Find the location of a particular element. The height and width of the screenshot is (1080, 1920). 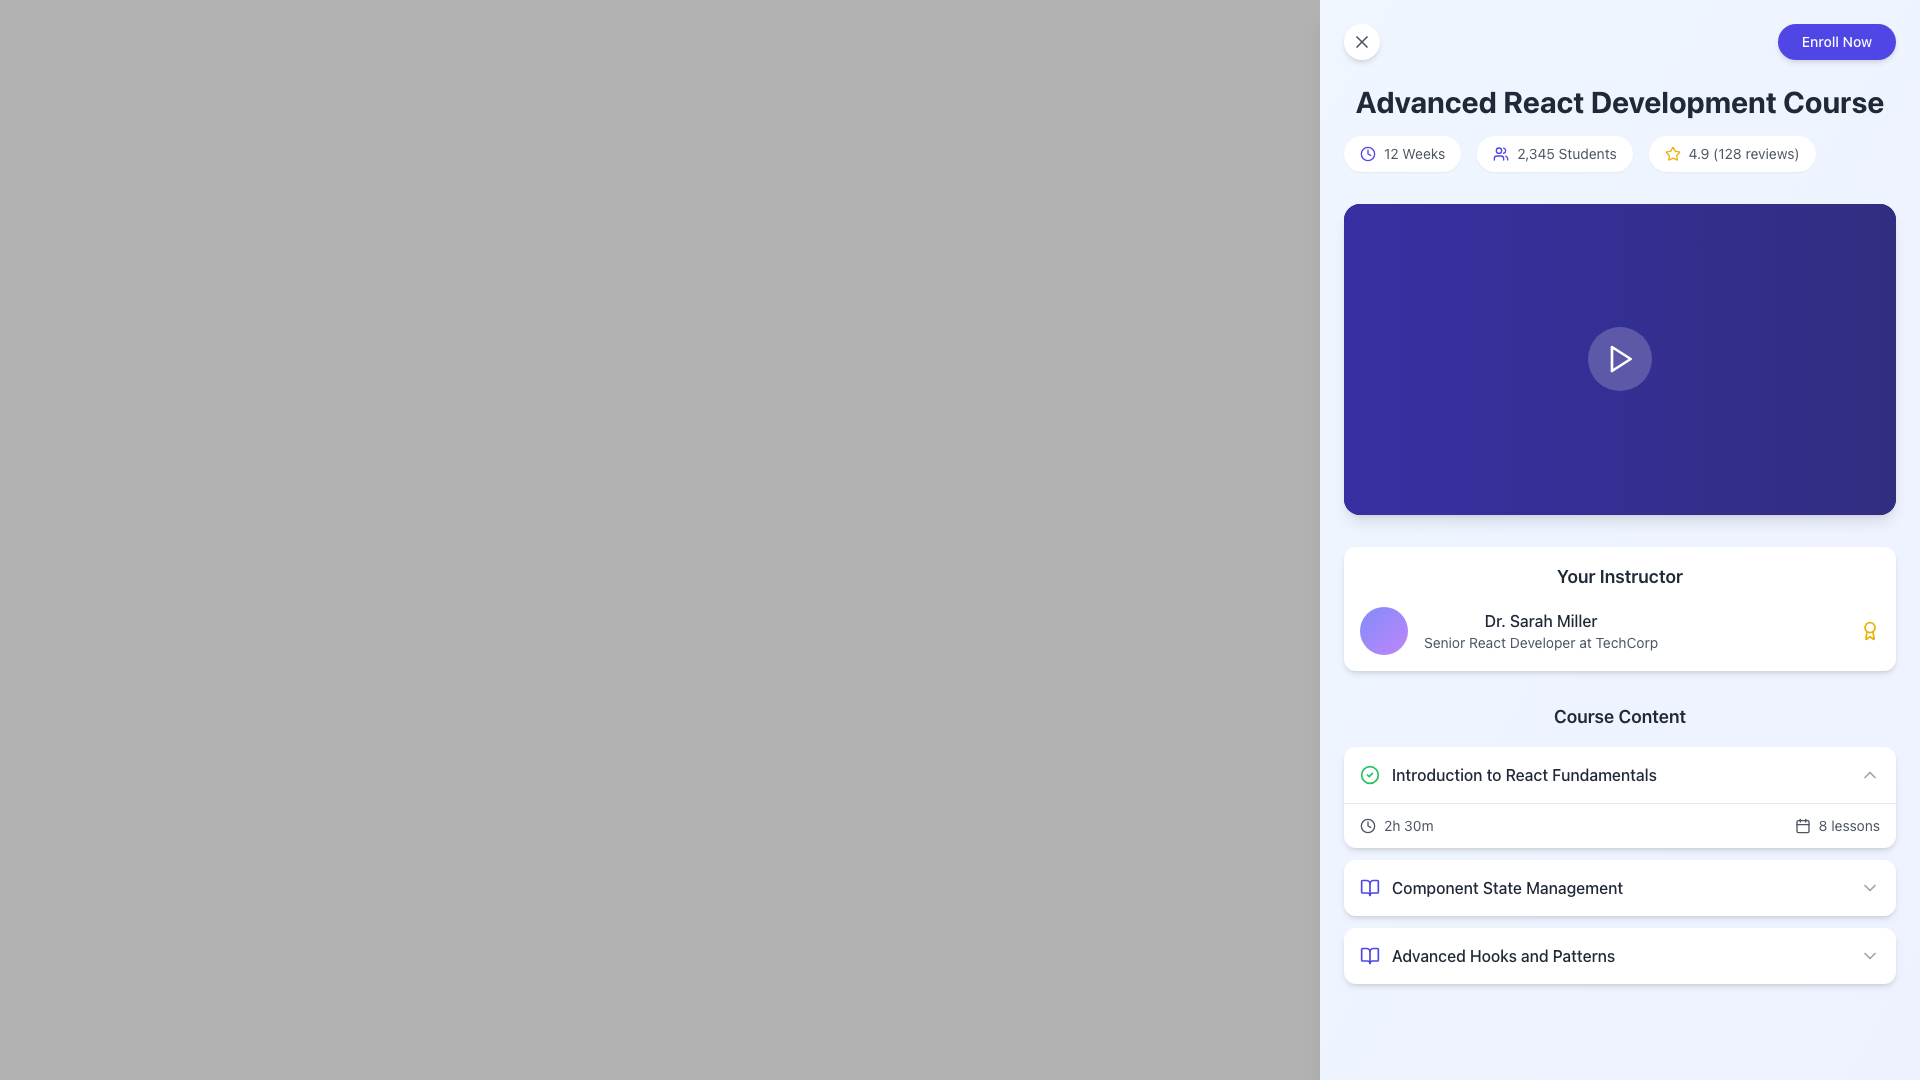

the 'lucide-book-open' SVG icon located in the 'Advanced Hooks and Patterns' section under 'Course Content' in the sidebar, which is visually aligned to the left of the section title is located at coordinates (1368, 954).